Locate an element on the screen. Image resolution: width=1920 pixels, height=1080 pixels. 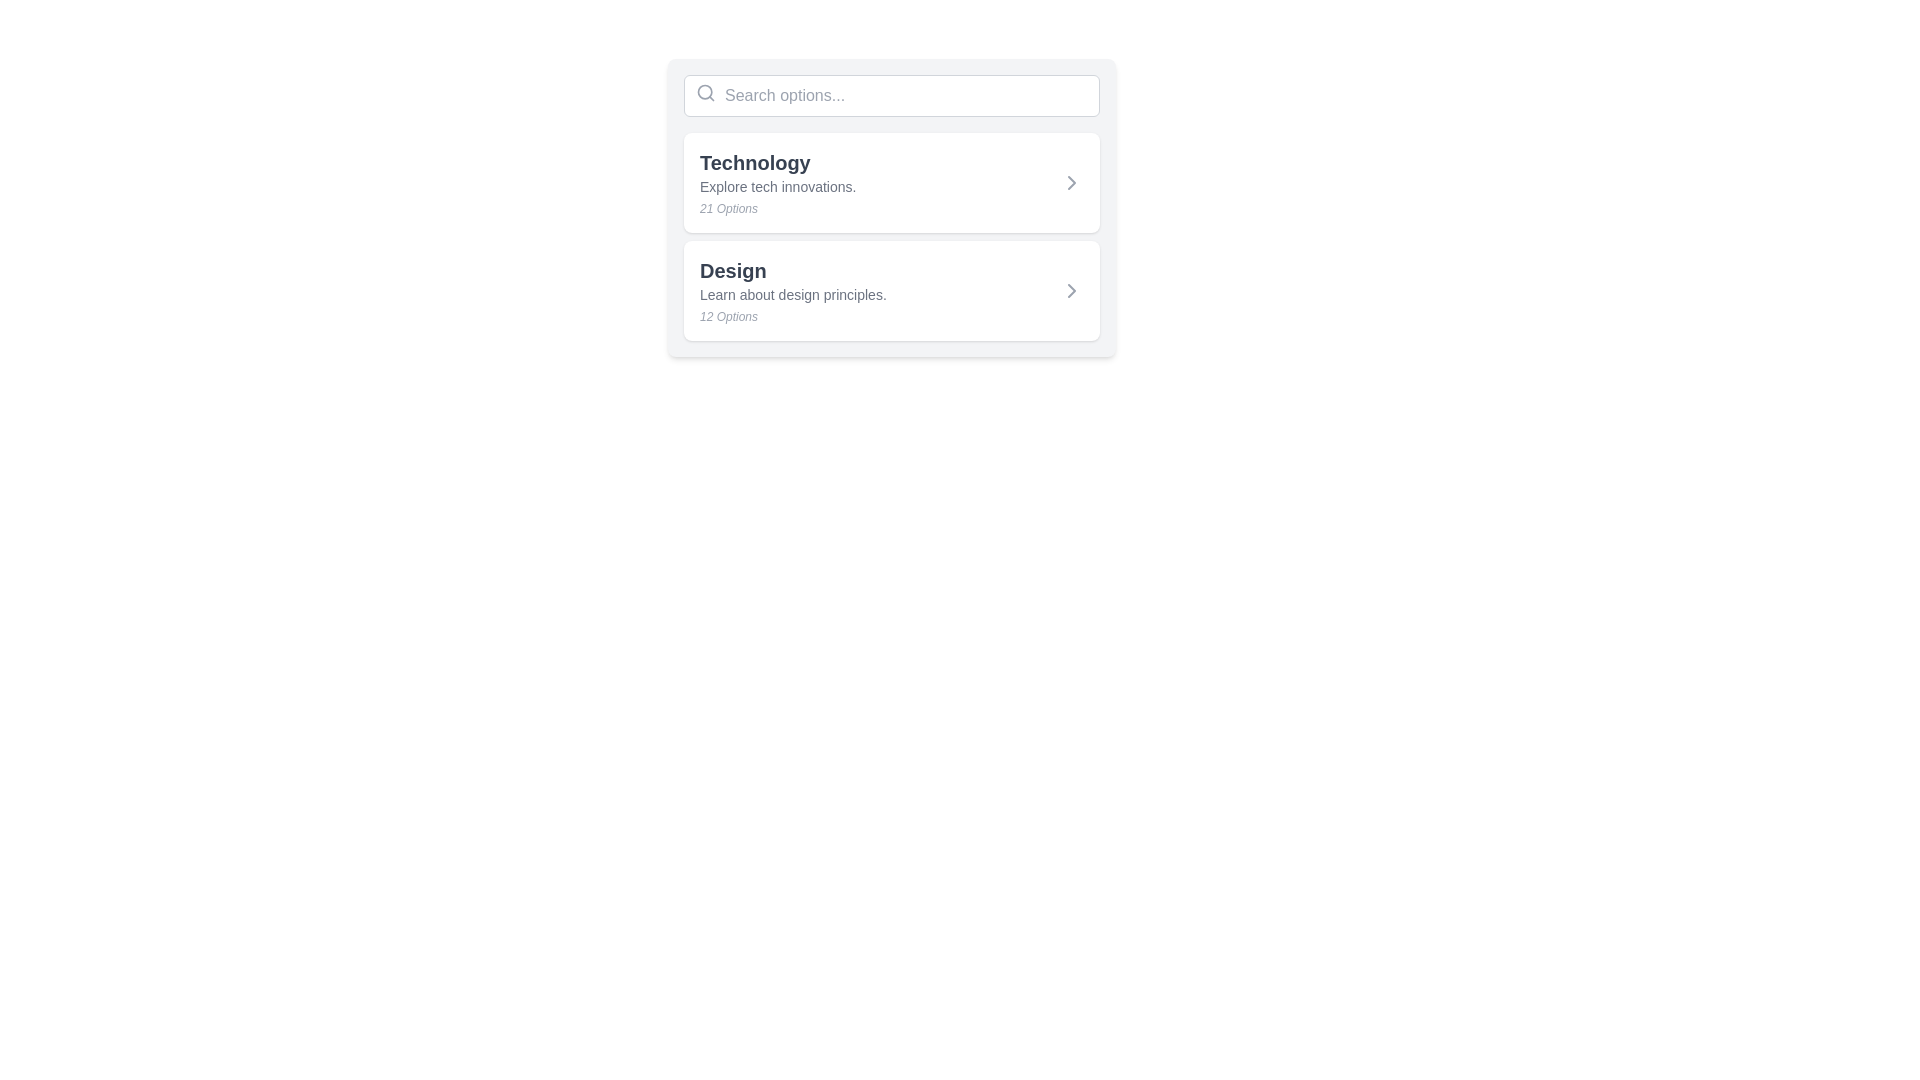
the chevron icon in the 'Technology' section is located at coordinates (1070, 182).